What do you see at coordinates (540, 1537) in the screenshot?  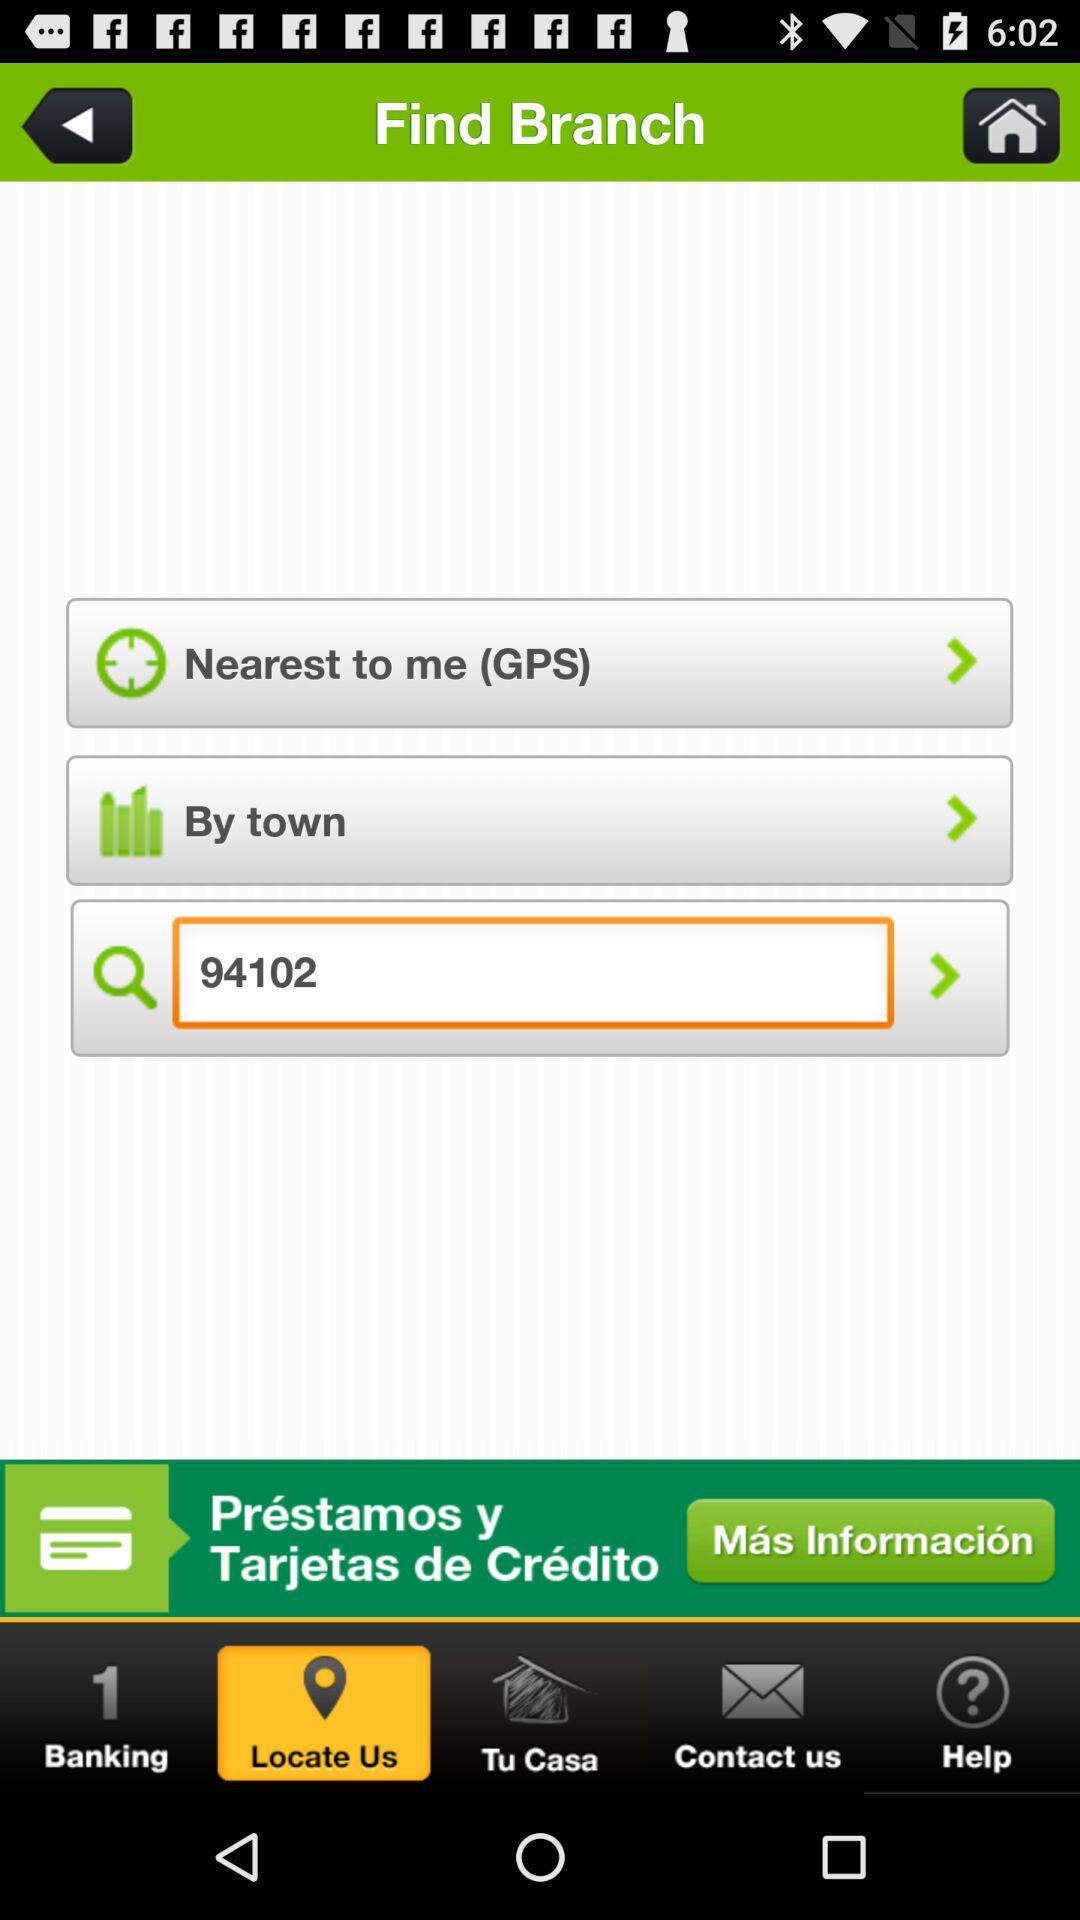 I see `add` at bounding box center [540, 1537].